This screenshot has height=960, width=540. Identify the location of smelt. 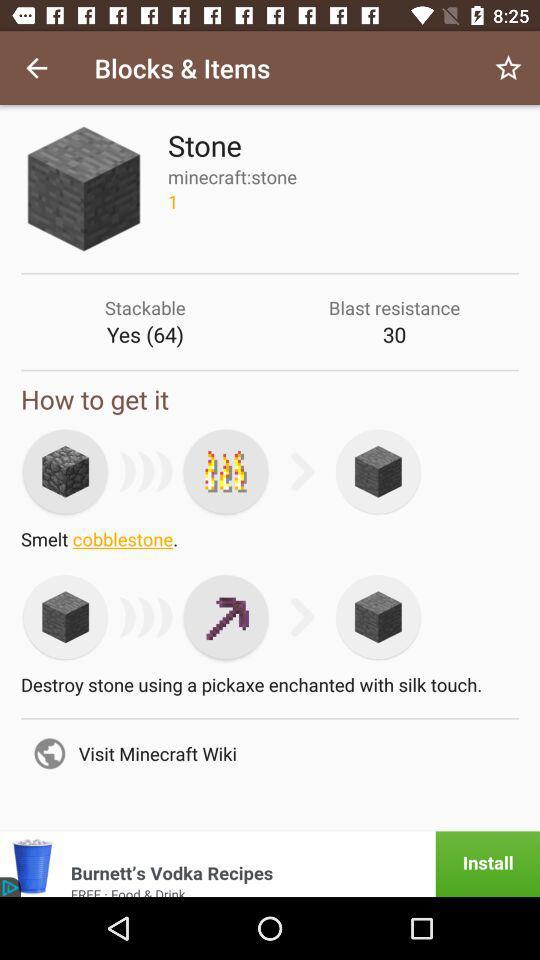
(225, 471).